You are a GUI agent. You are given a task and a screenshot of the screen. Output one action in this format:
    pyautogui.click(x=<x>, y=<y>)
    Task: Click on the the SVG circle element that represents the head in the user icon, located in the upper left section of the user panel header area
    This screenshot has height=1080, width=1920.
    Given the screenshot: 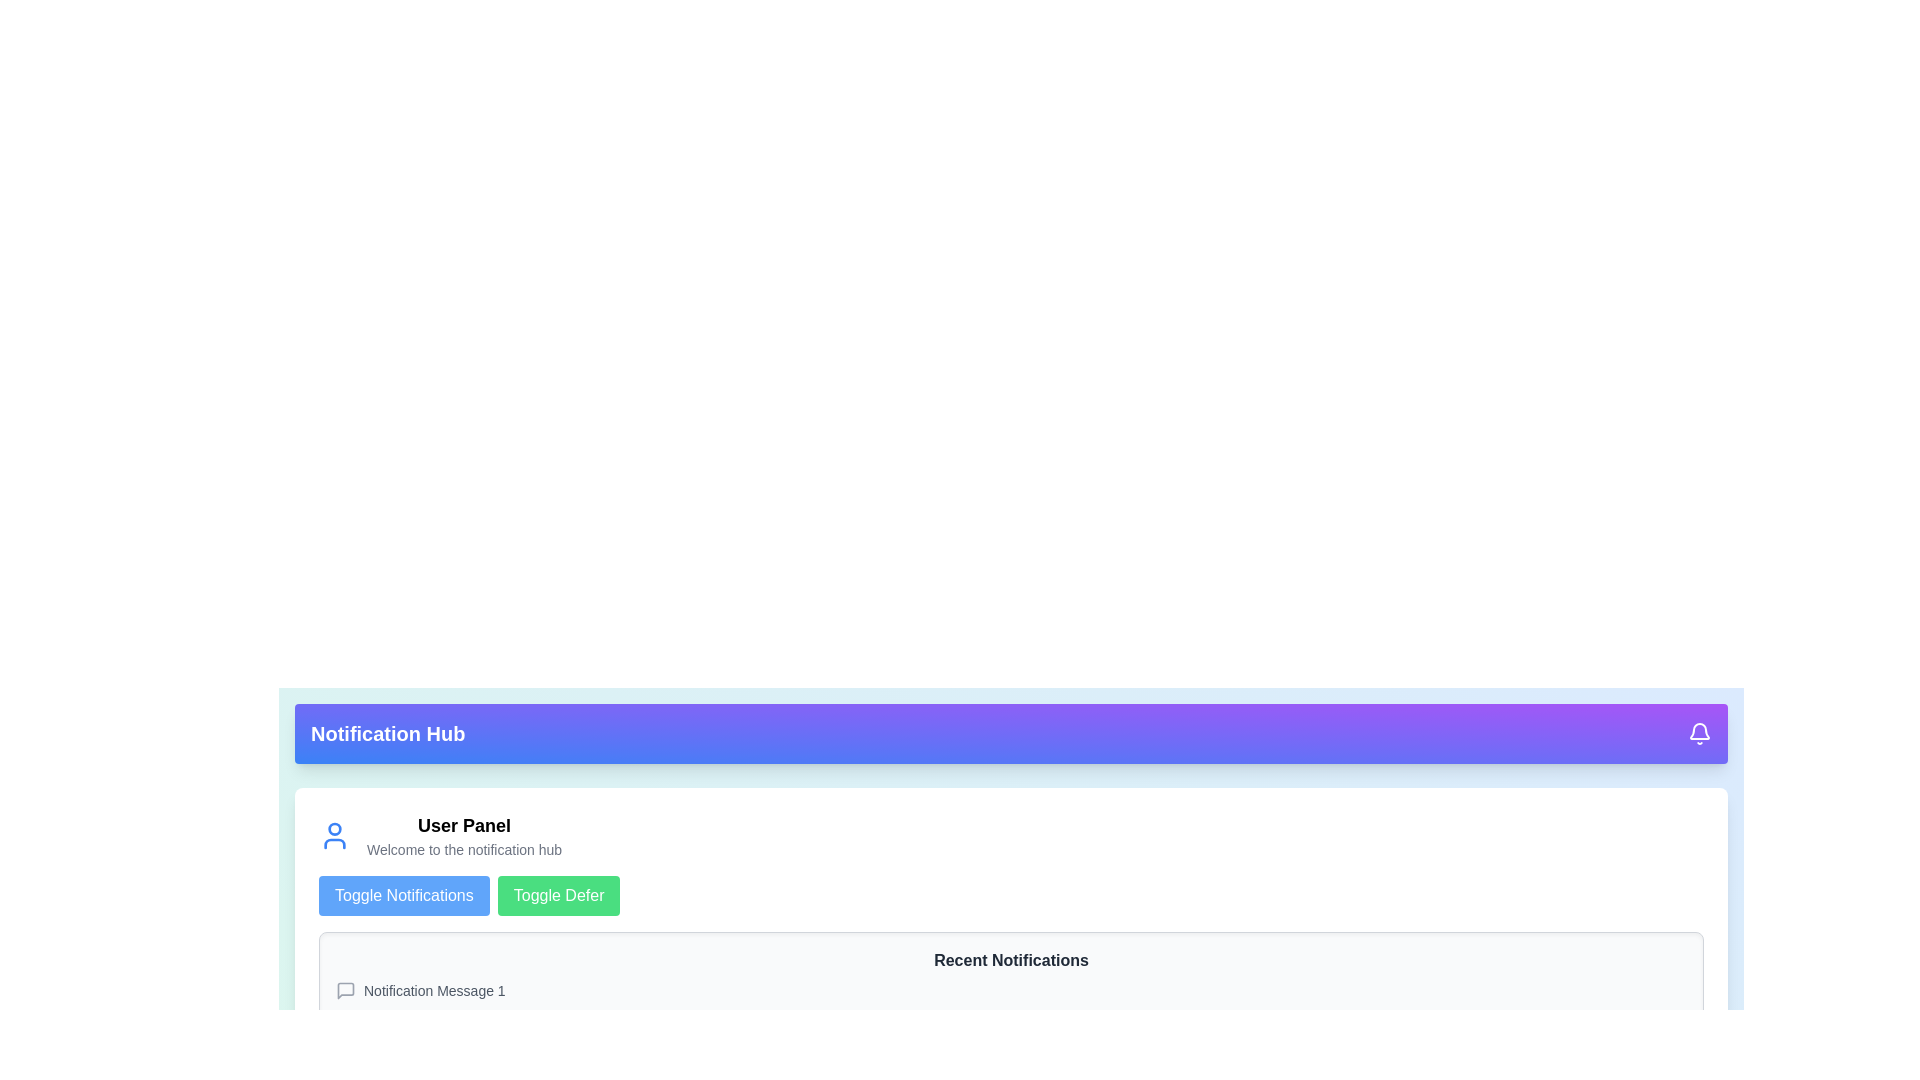 What is the action you would take?
    pyautogui.click(x=335, y=829)
    